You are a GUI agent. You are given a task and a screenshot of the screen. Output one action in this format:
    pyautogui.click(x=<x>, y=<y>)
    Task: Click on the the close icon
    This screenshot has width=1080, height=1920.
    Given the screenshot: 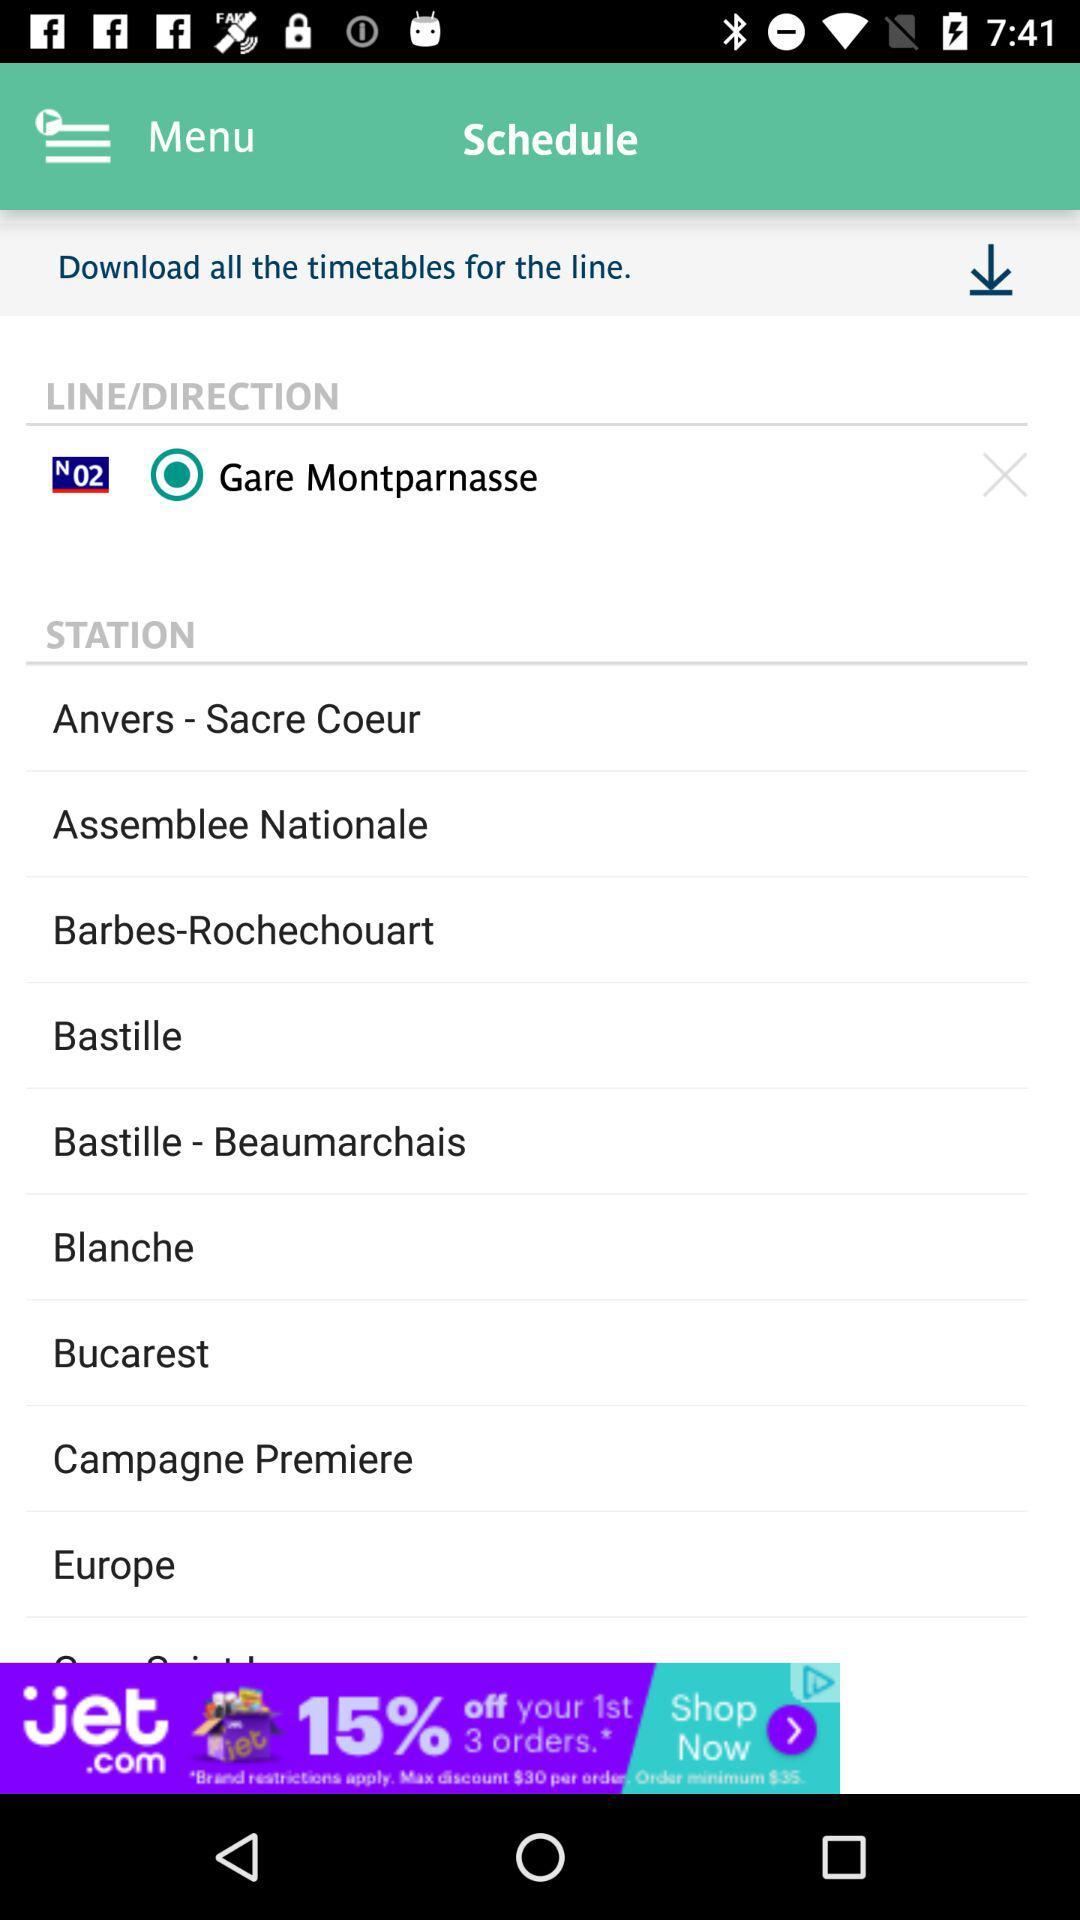 What is the action you would take?
    pyautogui.click(x=1005, y=473)
    